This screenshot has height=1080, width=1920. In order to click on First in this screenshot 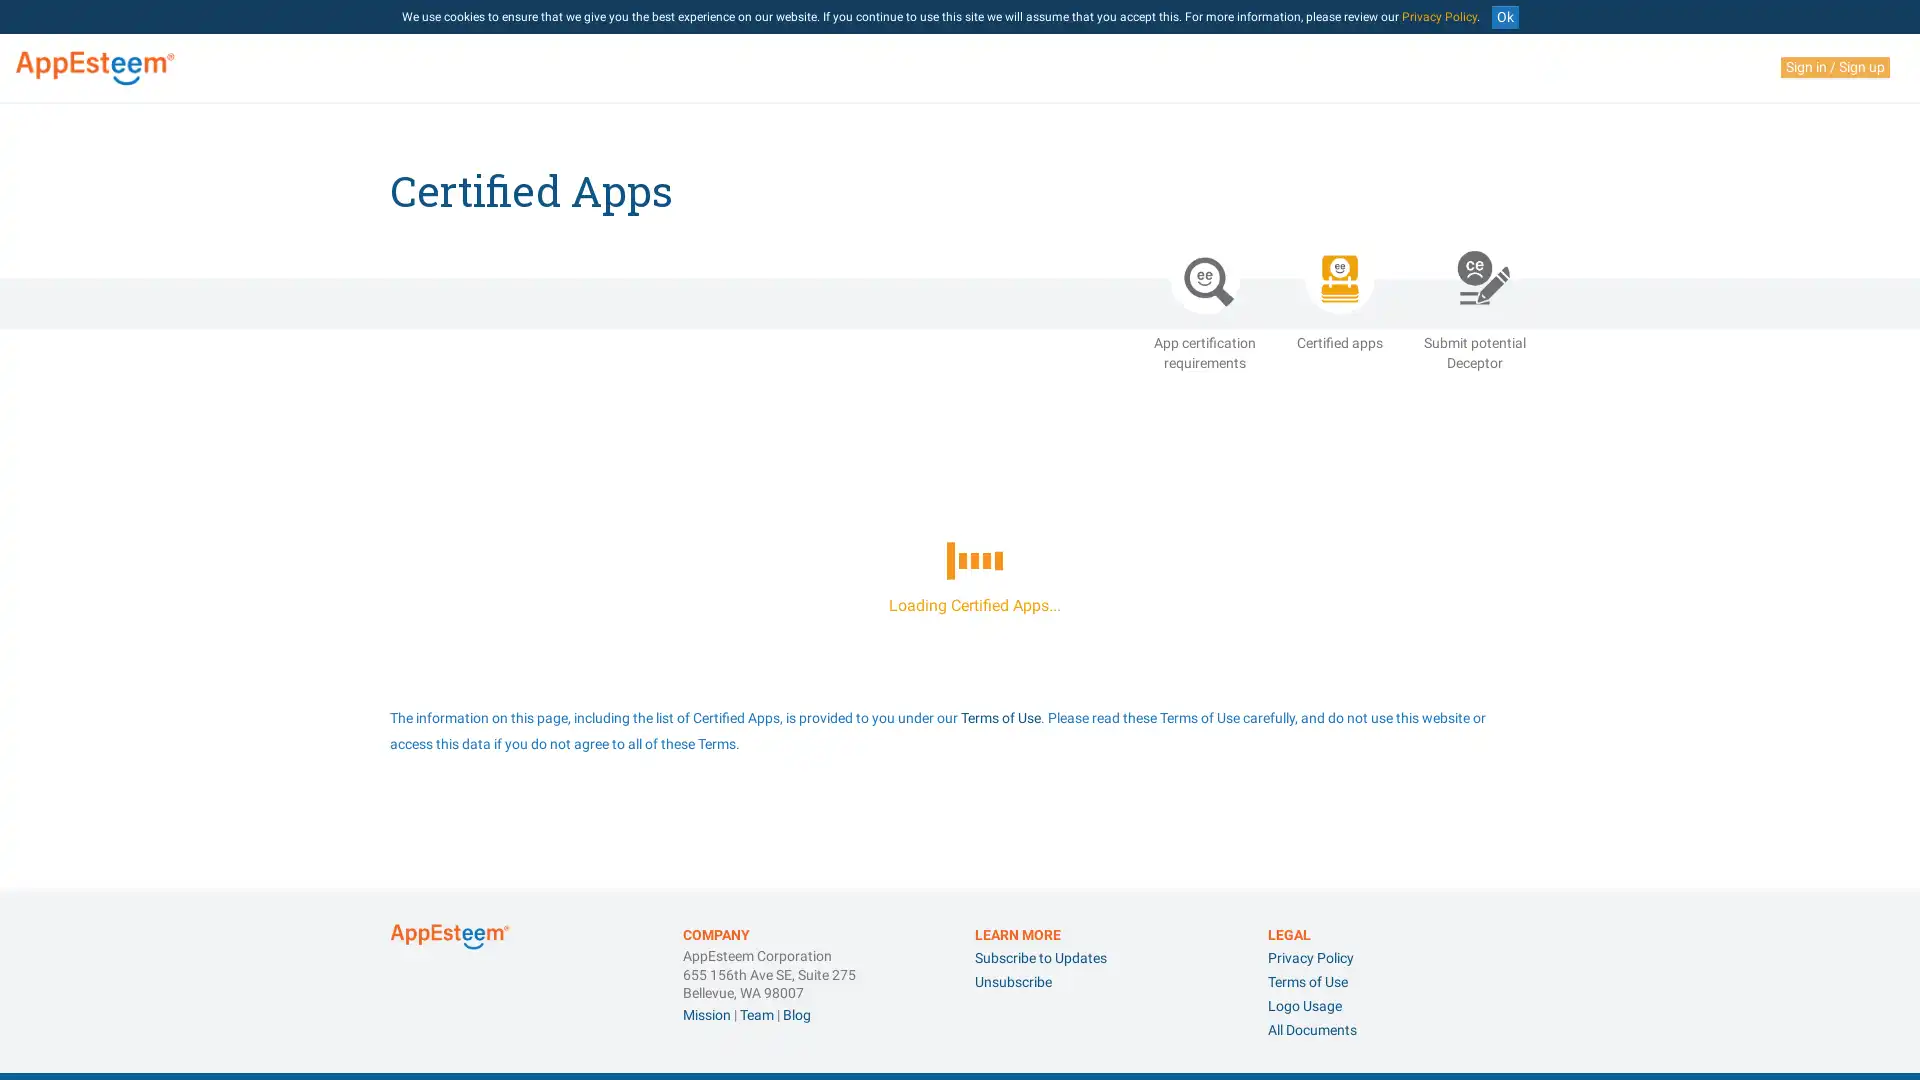, I will do `click(1385, 998)`.